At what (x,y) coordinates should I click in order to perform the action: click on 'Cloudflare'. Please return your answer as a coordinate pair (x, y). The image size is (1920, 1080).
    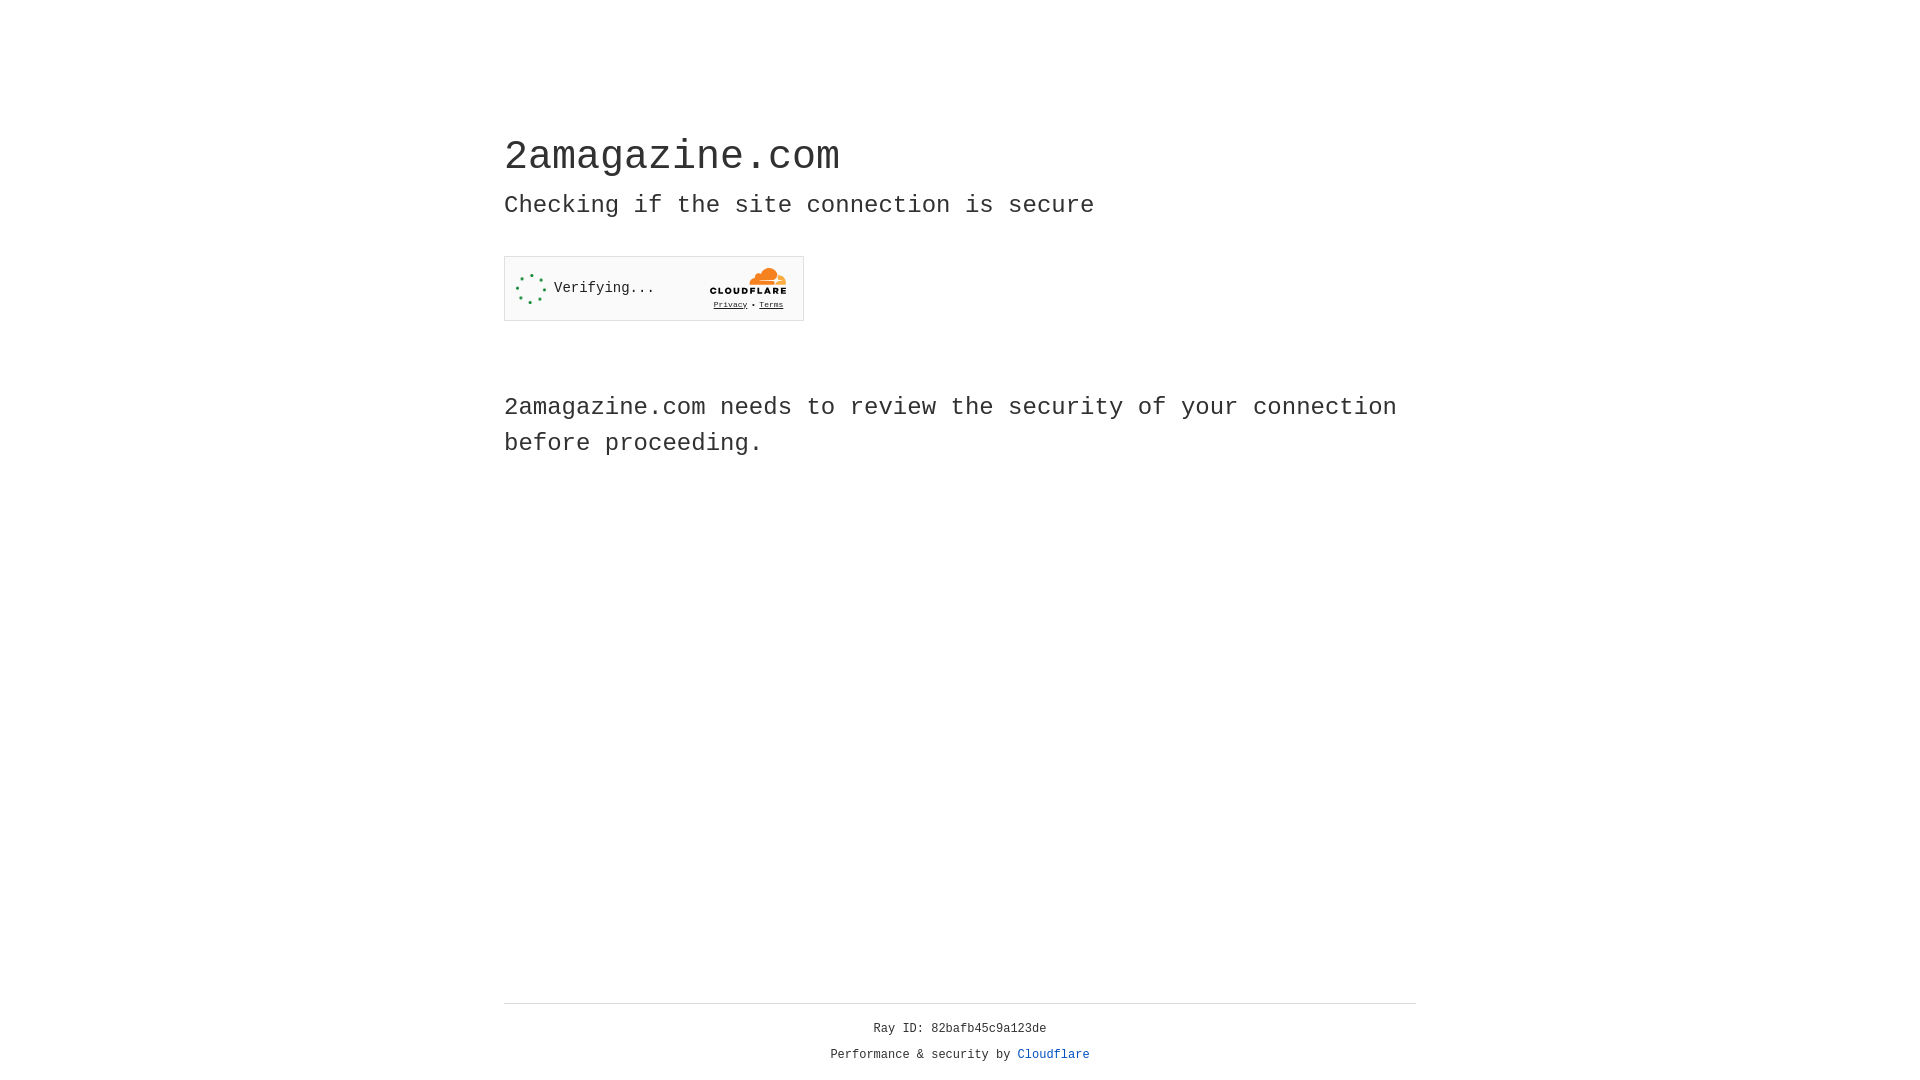
    Looking at the image, I should click on (1053, 1054).